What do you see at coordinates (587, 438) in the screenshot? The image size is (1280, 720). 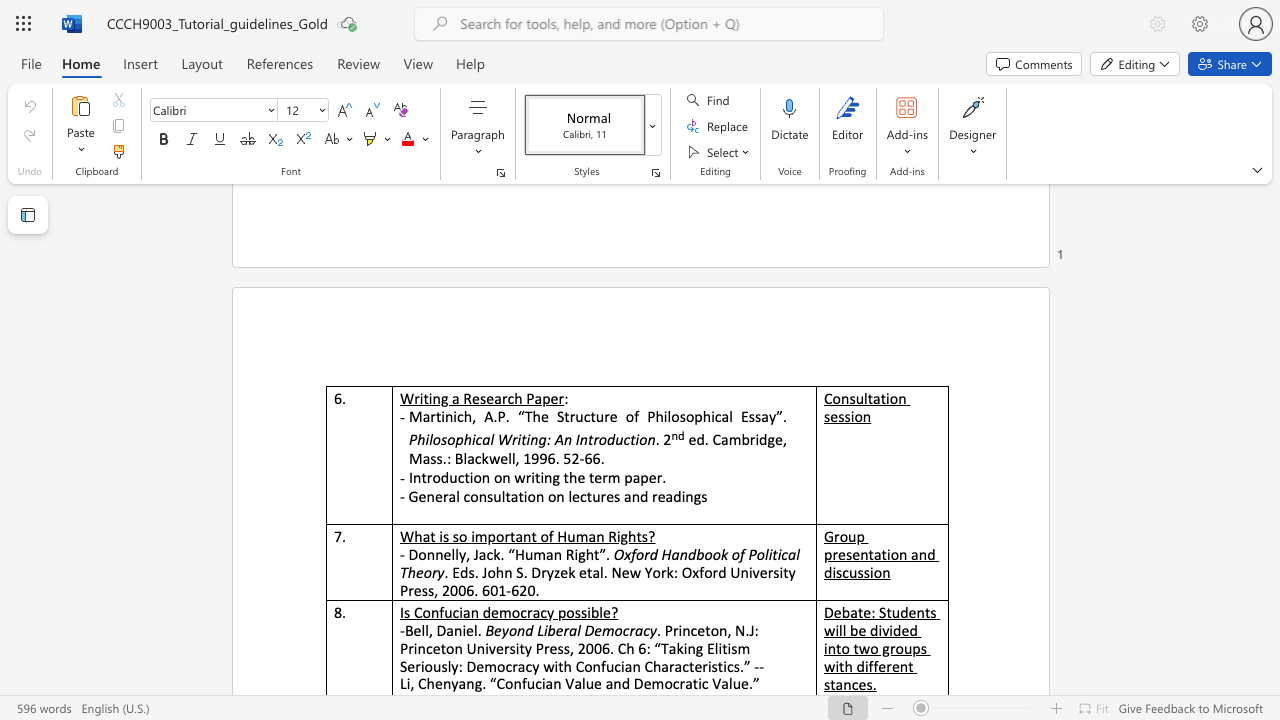 I see `the subset text "tr" within the text "Philosophical Writing: An Introduction"` at bounding box center [587, 438].